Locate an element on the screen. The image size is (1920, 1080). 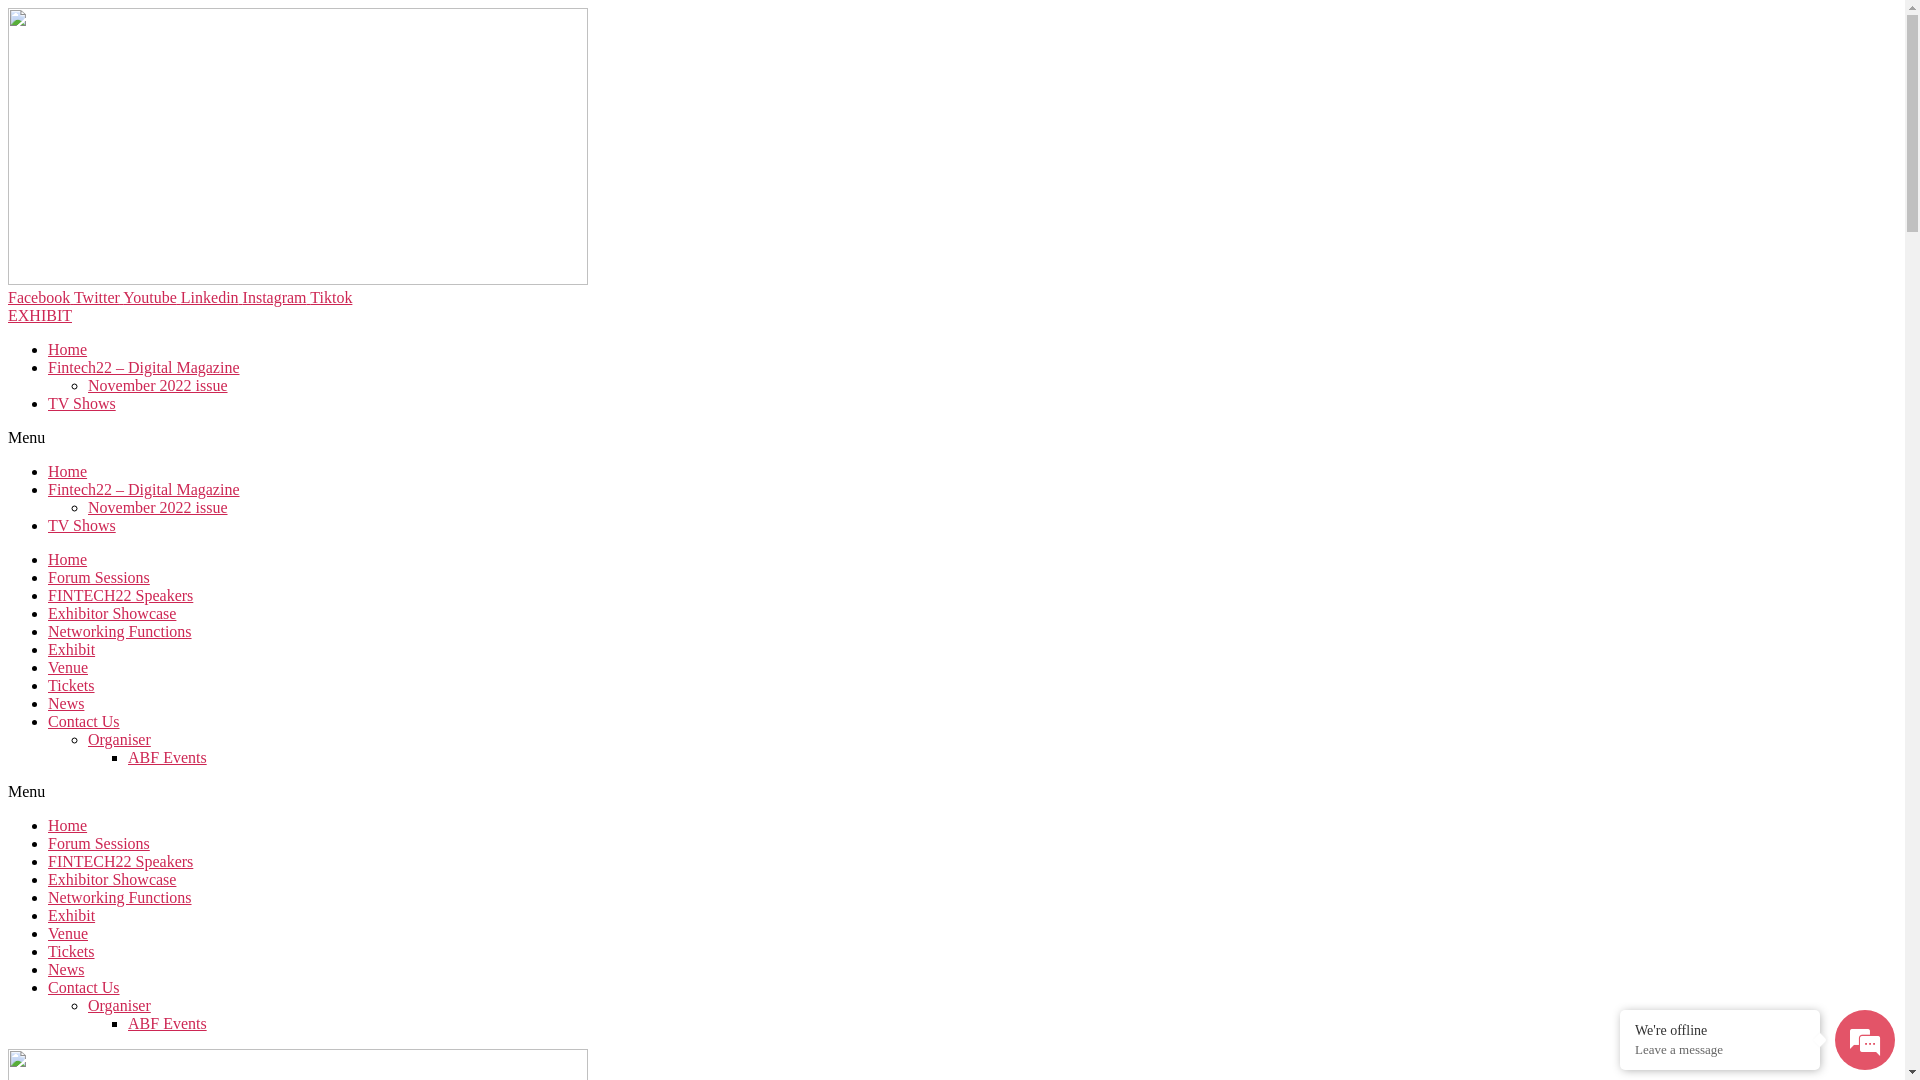
'Tiktok' is located at coordinates (331, 297).